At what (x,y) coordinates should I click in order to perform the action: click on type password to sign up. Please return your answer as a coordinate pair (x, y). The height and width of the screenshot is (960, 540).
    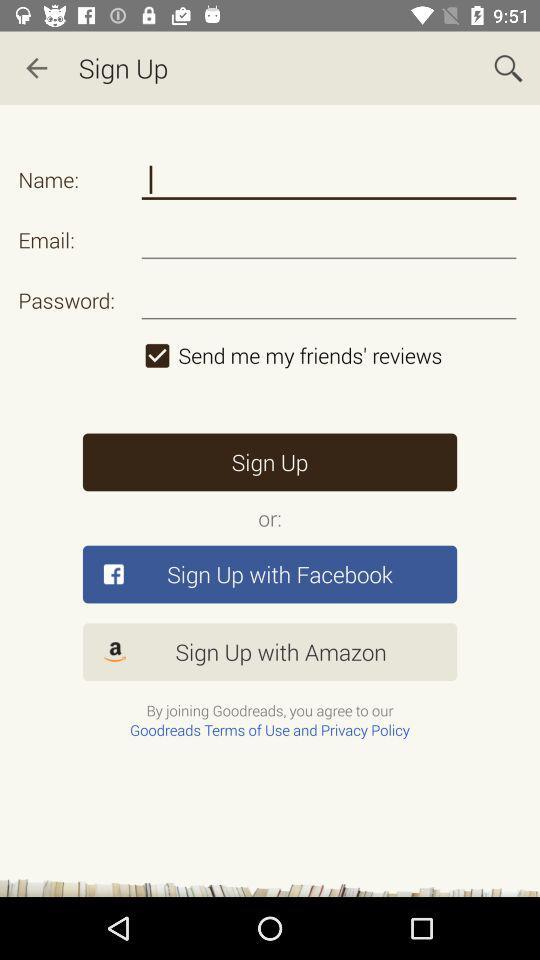
    Looking at the image, I should click on (329, 299).